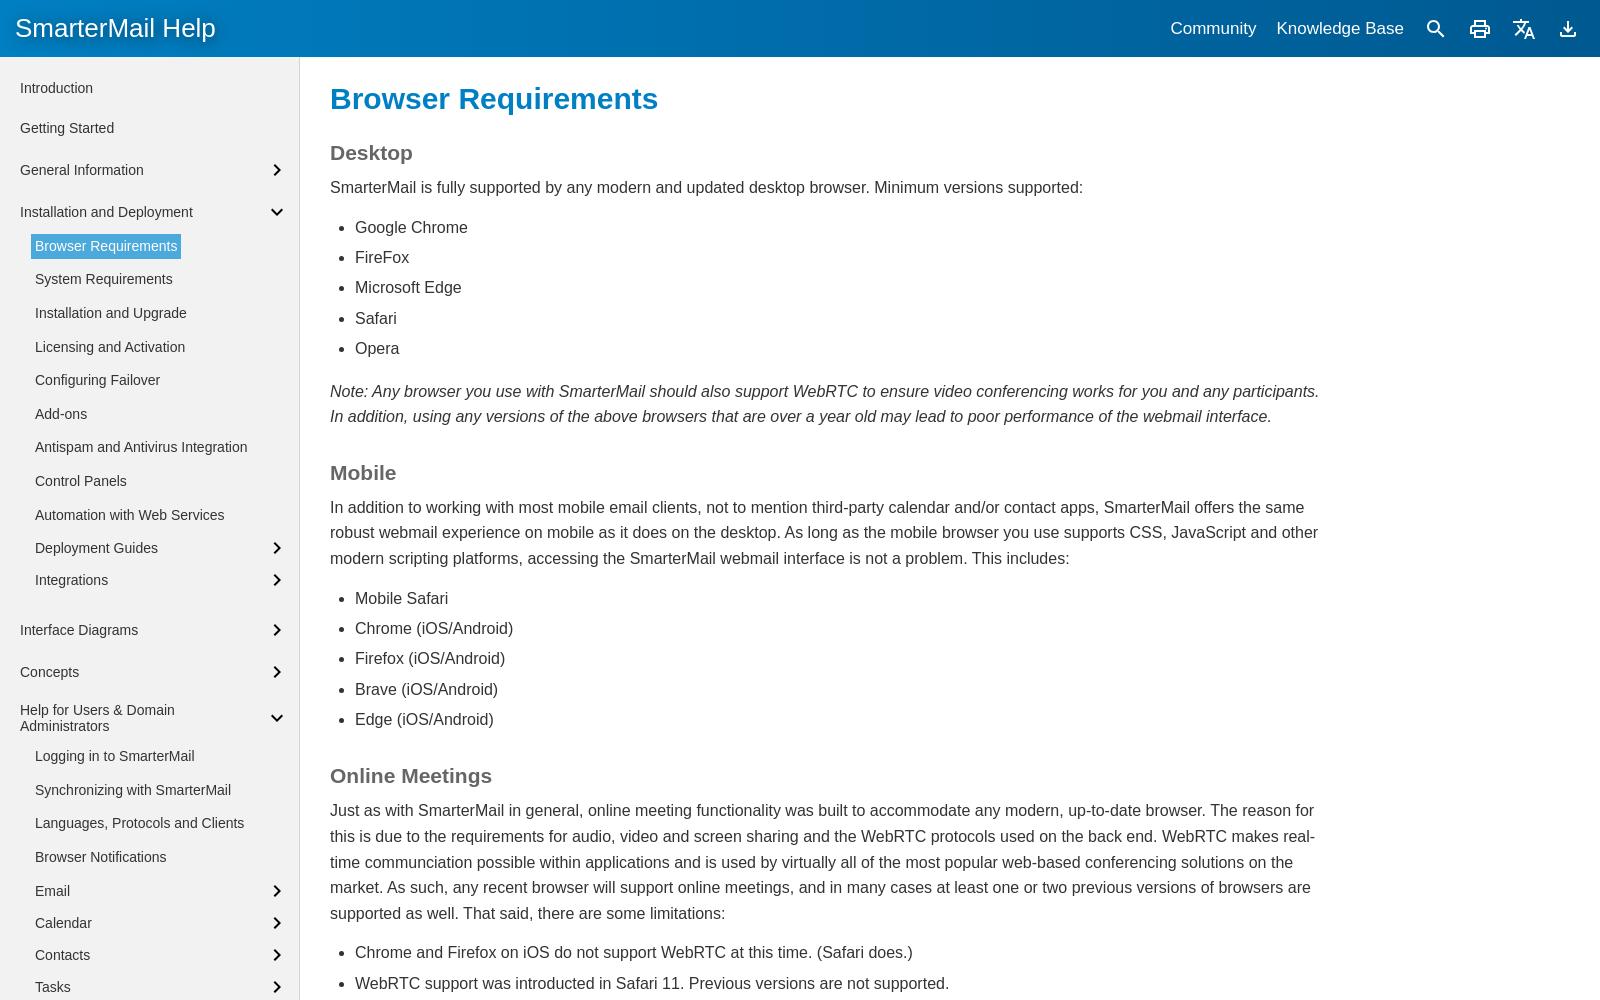 This screenshot has width=1600, height=1000. I want to click on 'Add-ons', so click(34, 413).